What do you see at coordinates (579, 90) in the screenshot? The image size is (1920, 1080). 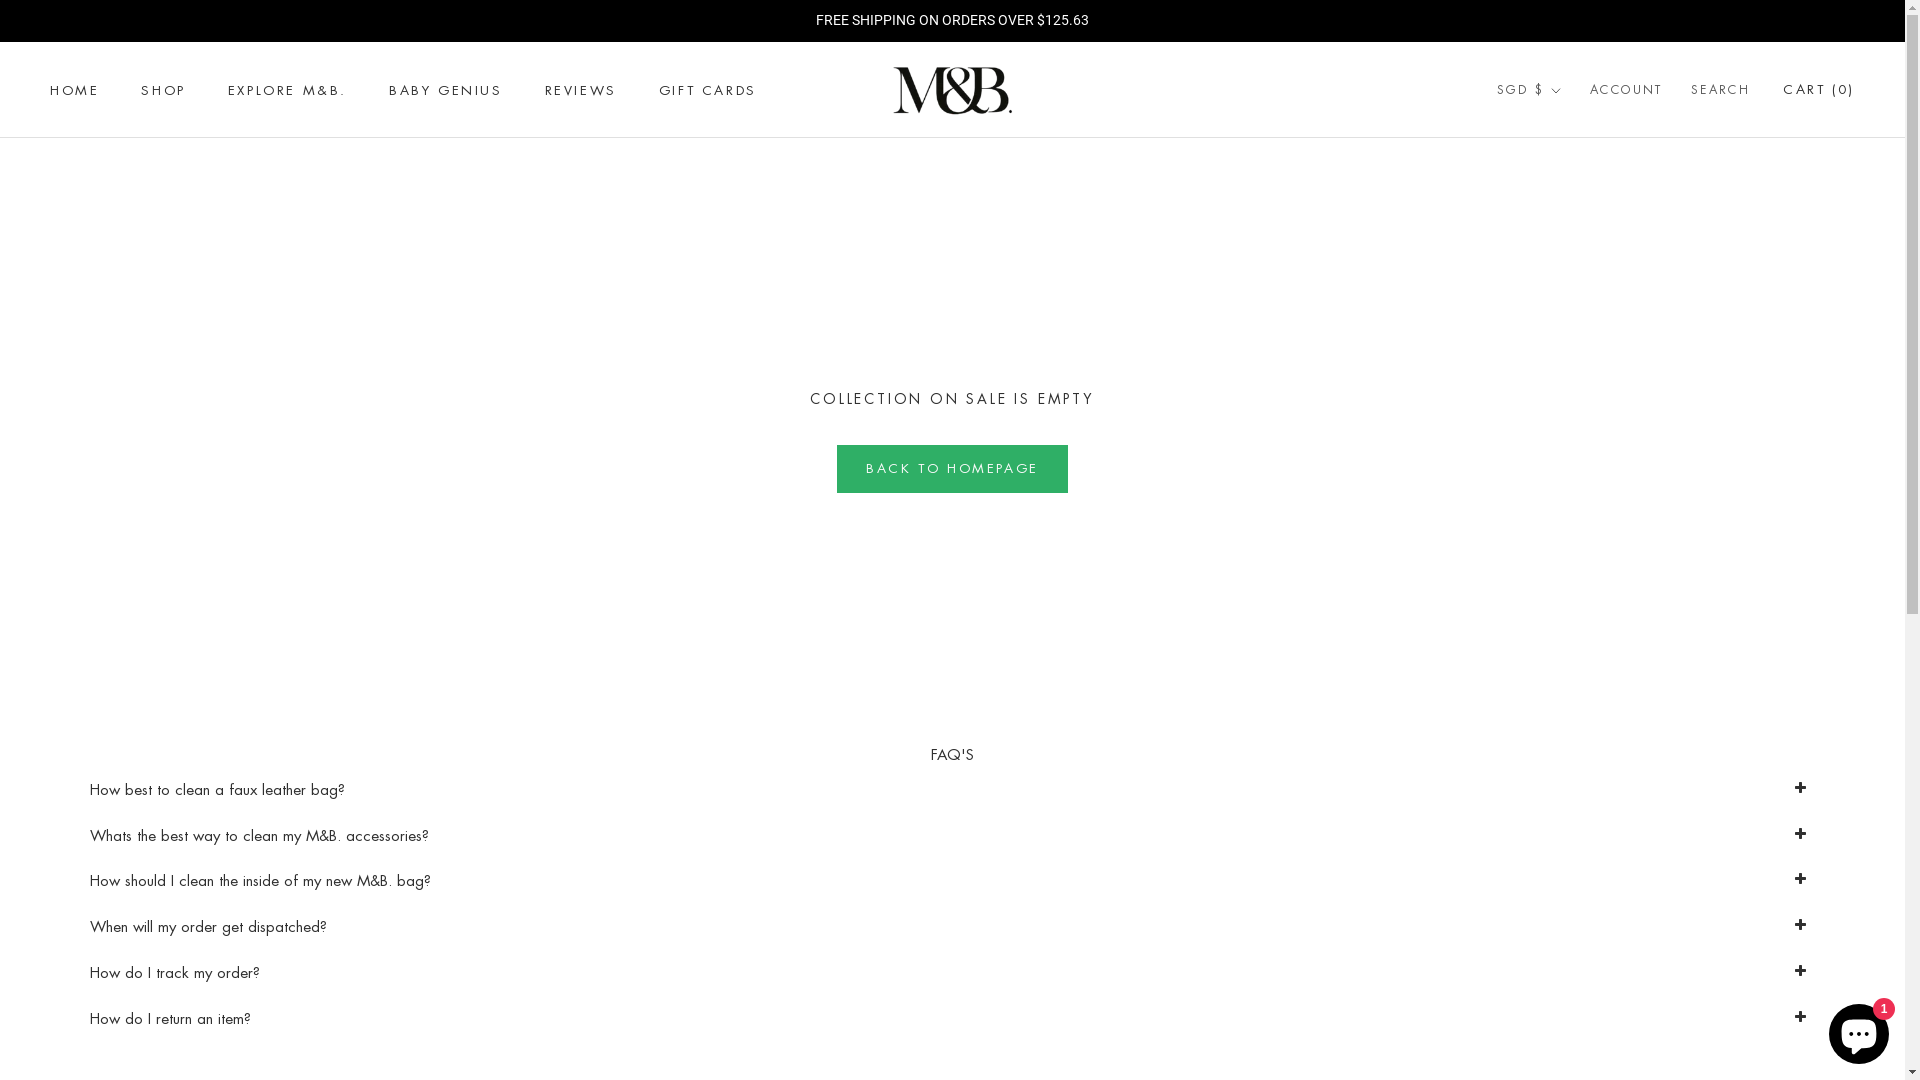 I see `'REVIEWS` at bounding box center [579, 90].